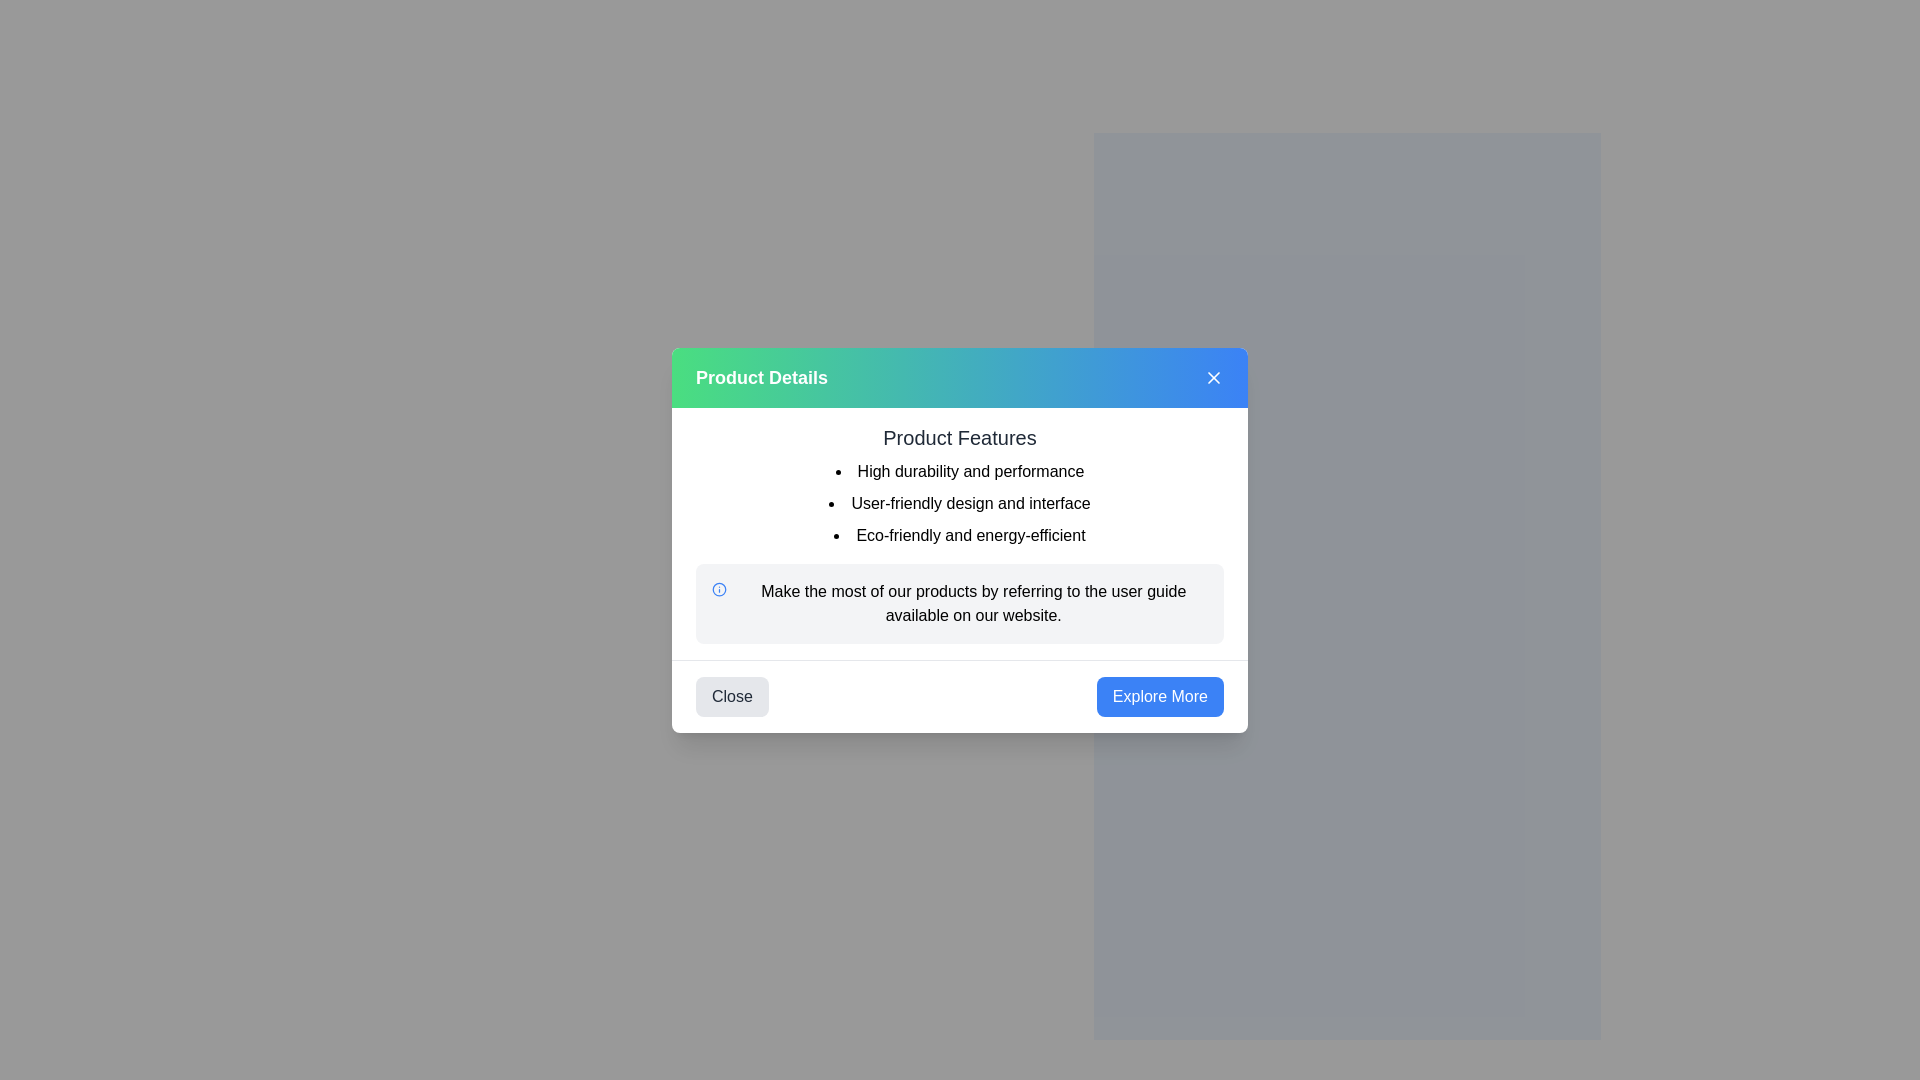  I want to click on the 'Explore More' button located in the bottom-right corner of the modal dialog, so click(1160, 695).